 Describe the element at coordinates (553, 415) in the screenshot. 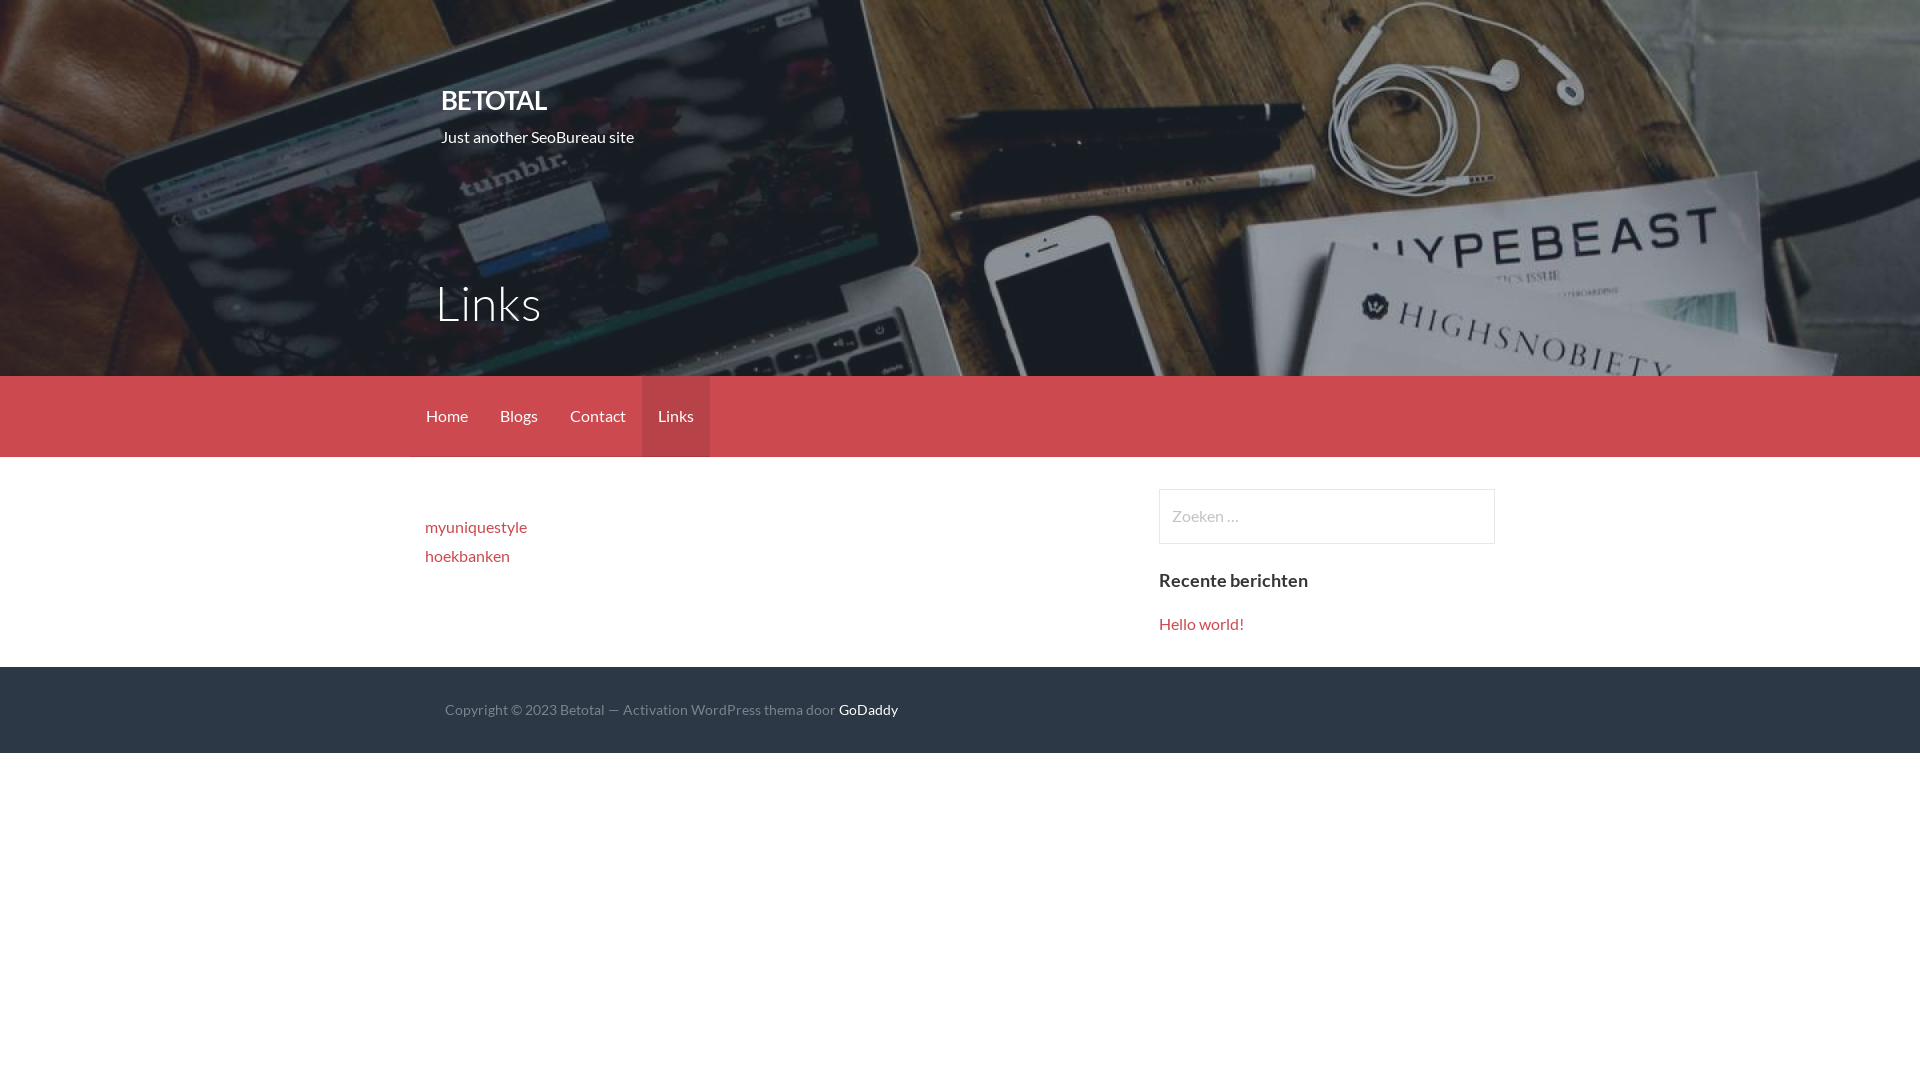

I see `'Contact'` at that location.